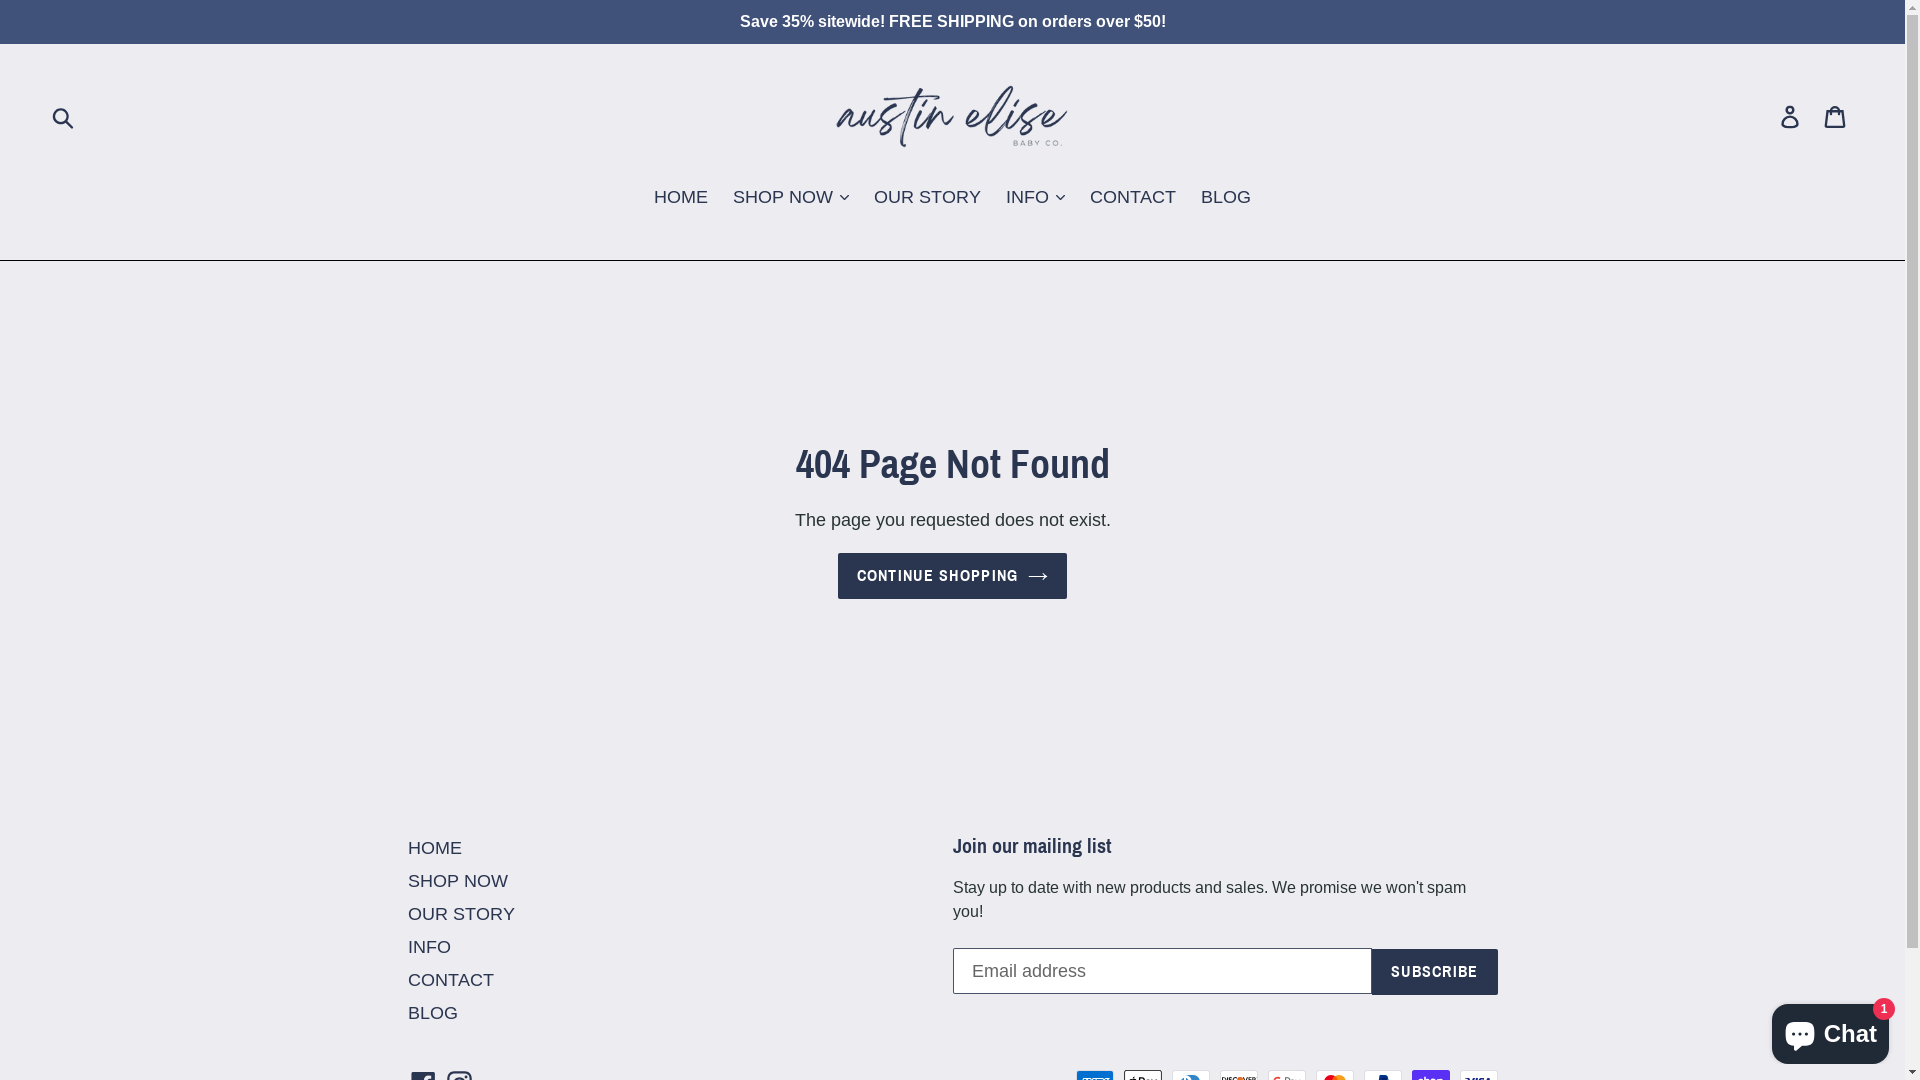  What do you see at coordinates (460, 913) in the screenshot?
I see `'OUR STORY'` at bounding box center [460, 913].